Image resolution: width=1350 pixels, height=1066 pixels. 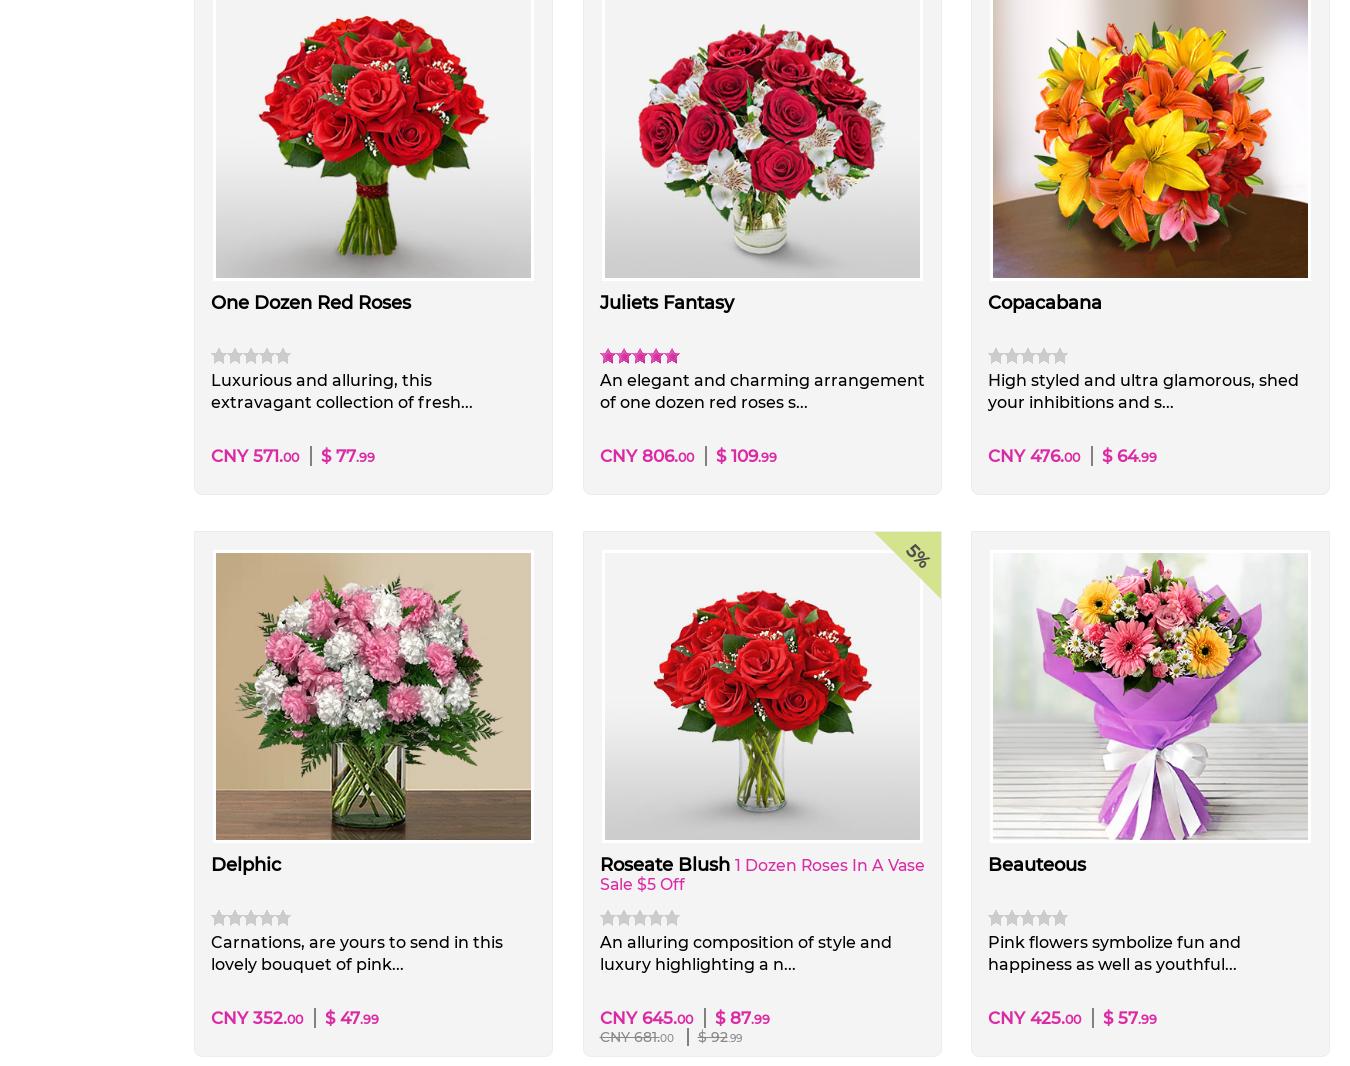 What do you see at coordinates (598, 874) in the screenshot?
I see `'1 Dozen Roses In A Vase Sale $5 Off'` at bounding box center [598, 874].